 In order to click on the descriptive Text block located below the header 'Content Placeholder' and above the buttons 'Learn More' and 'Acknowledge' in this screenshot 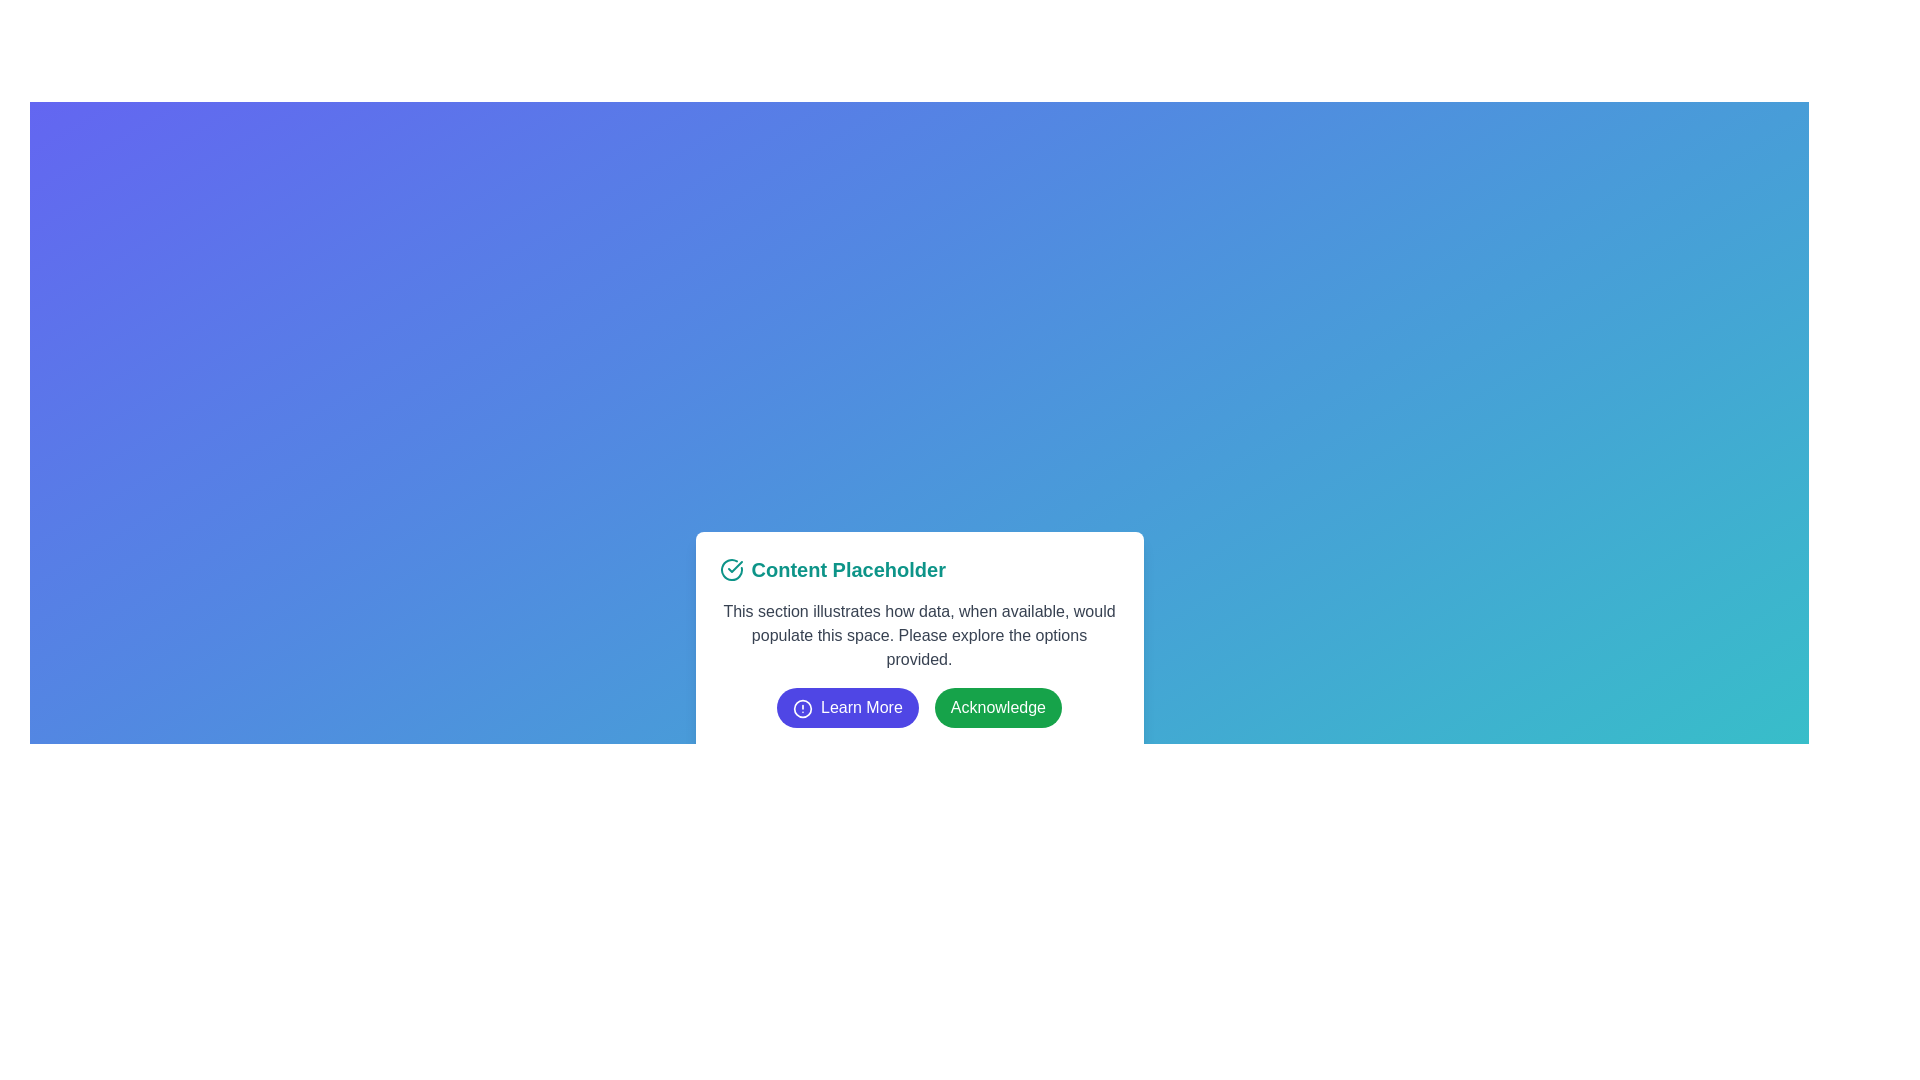, I will do `click(918, 636)`.